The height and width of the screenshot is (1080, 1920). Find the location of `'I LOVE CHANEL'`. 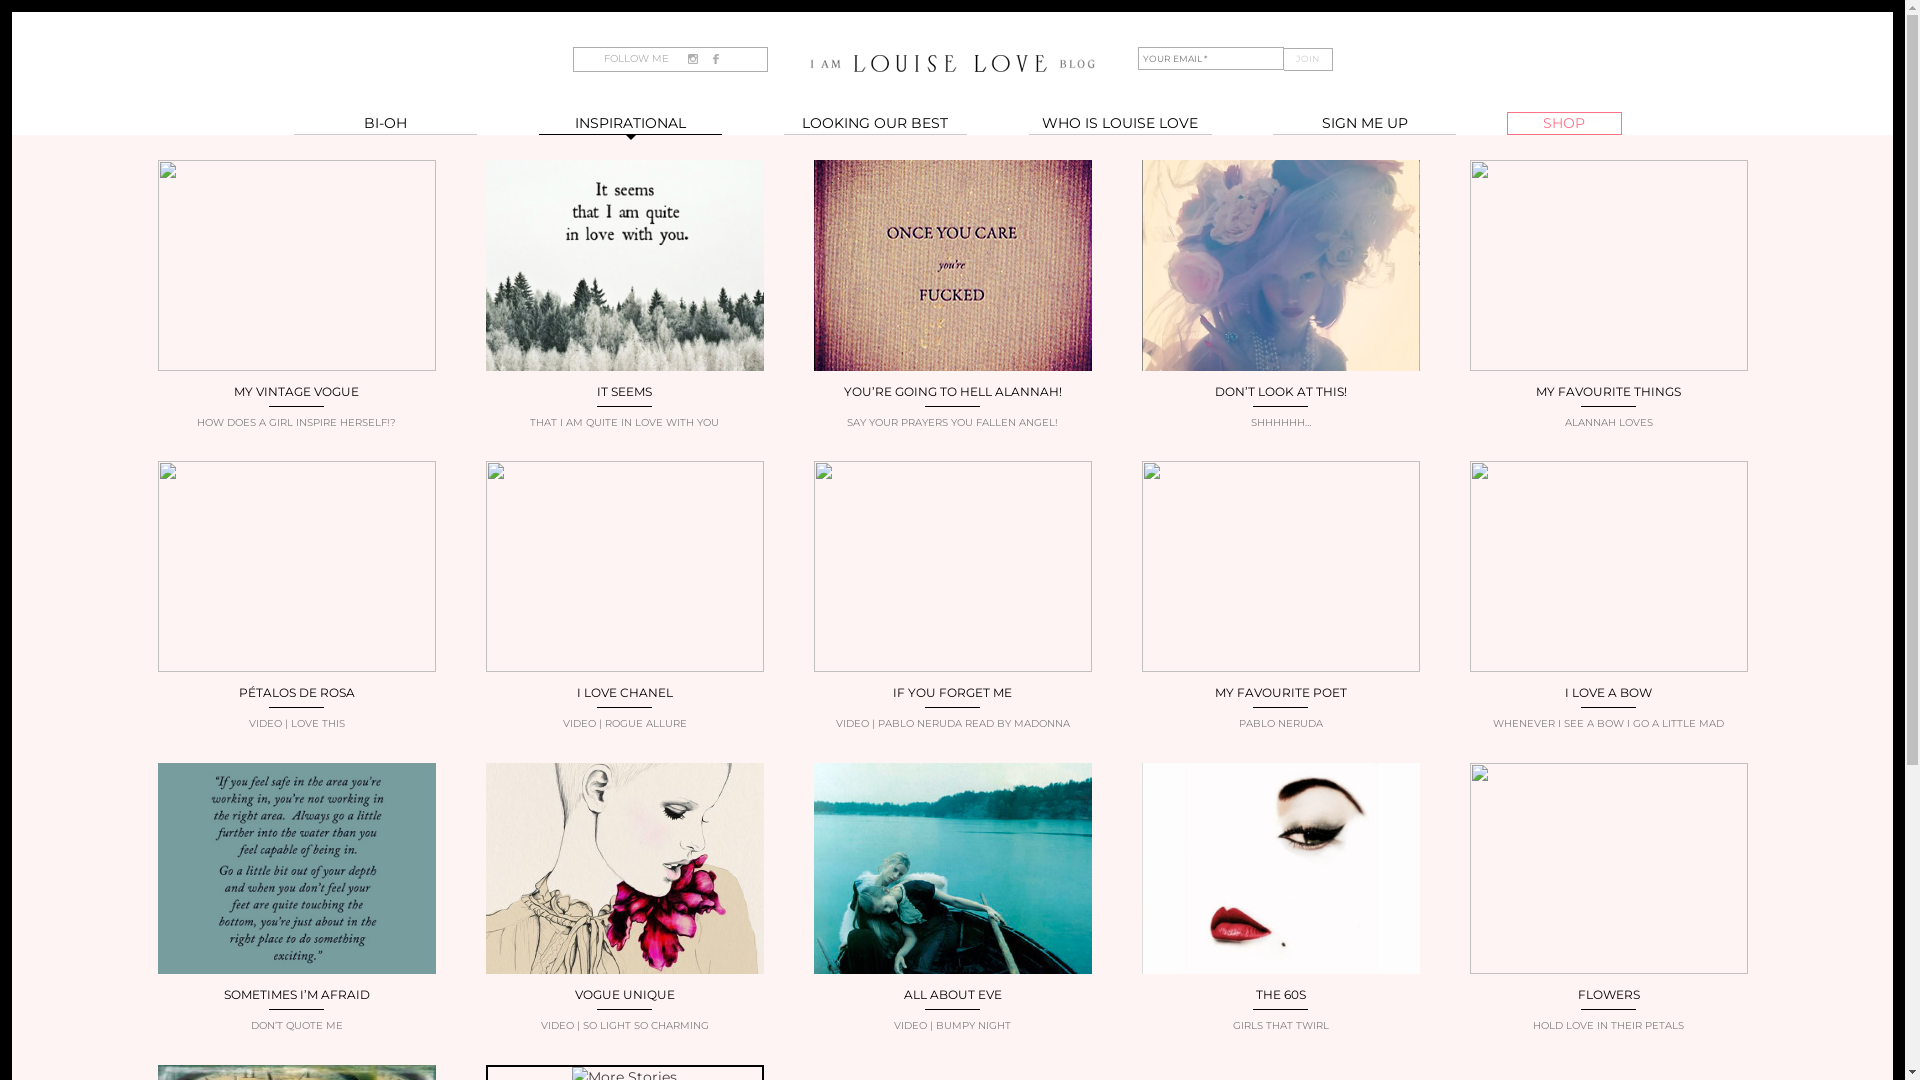

'I LOVE CHANEL' is located at coordinates (623, 691).